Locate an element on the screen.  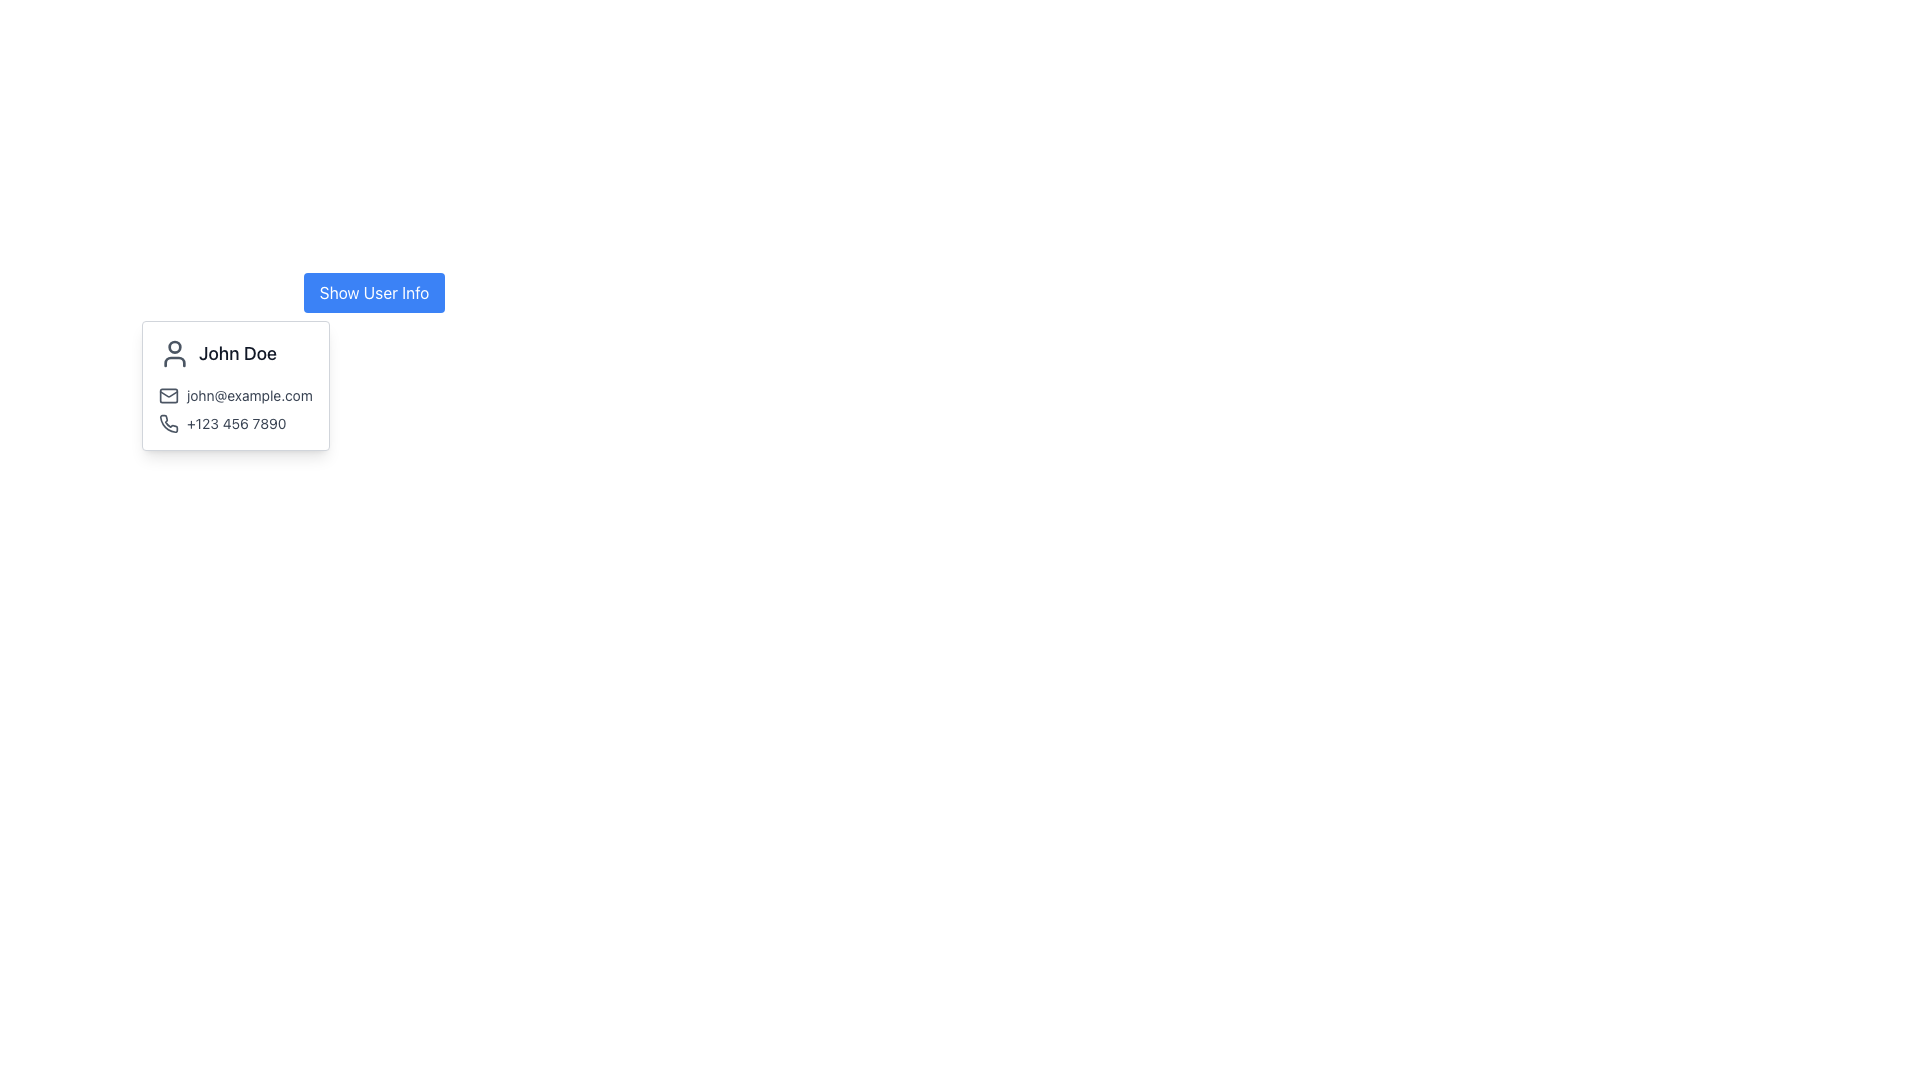
the Text Display that shows the email 'john@example.com', which is styled in dark gray and located to the right of an envelope icon as the second item in the list is located at coordinates (248, 396).